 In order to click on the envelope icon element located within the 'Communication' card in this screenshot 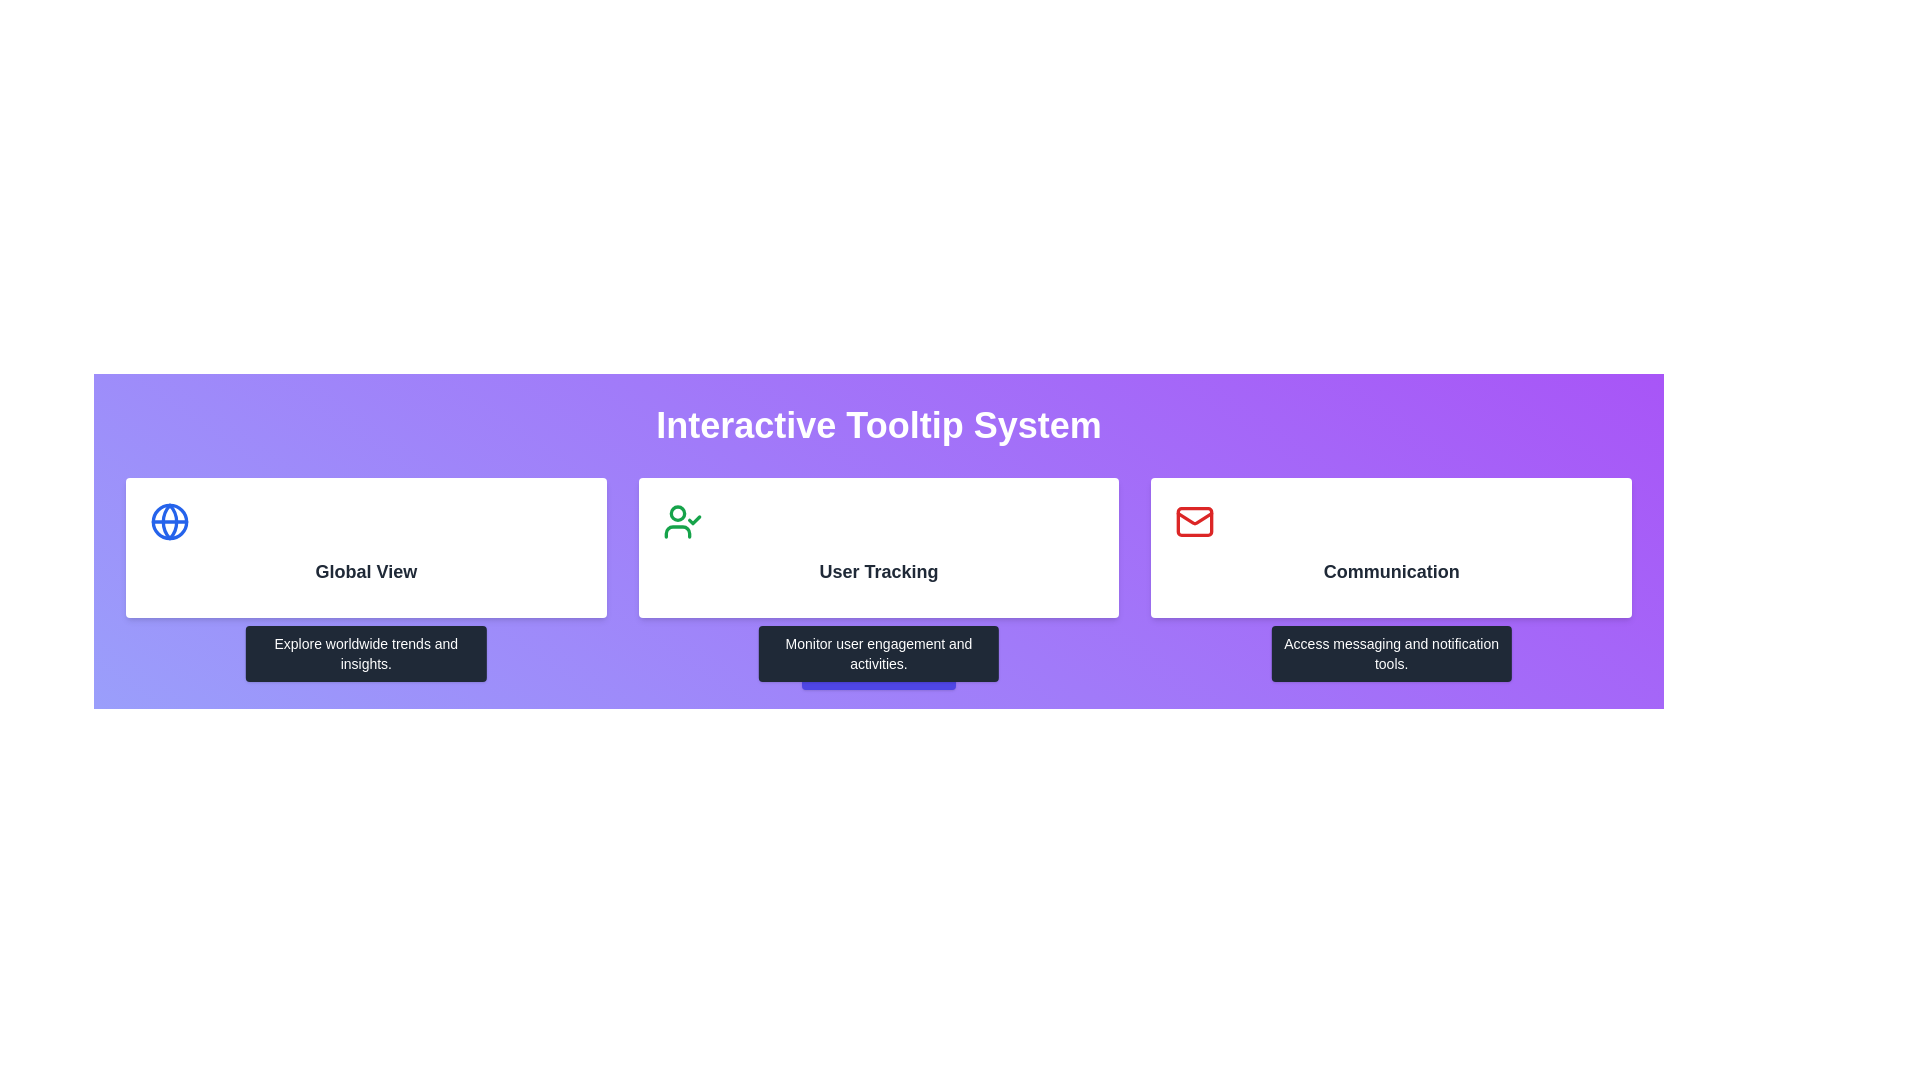, I will do `click(1195, 520)`.